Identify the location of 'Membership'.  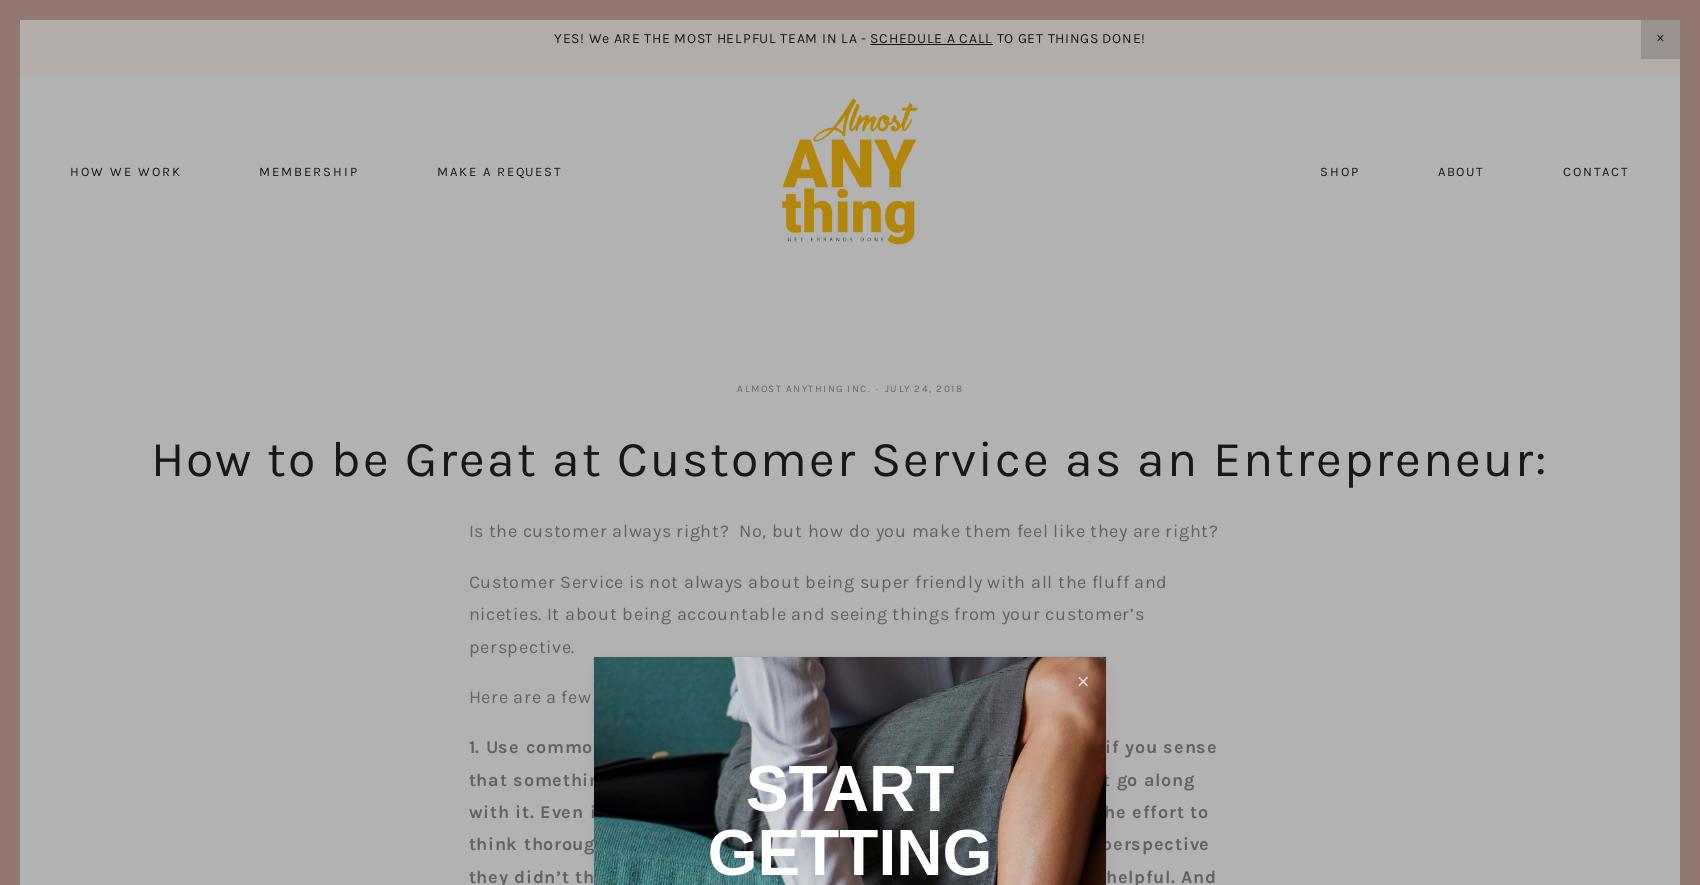
(308, 171).